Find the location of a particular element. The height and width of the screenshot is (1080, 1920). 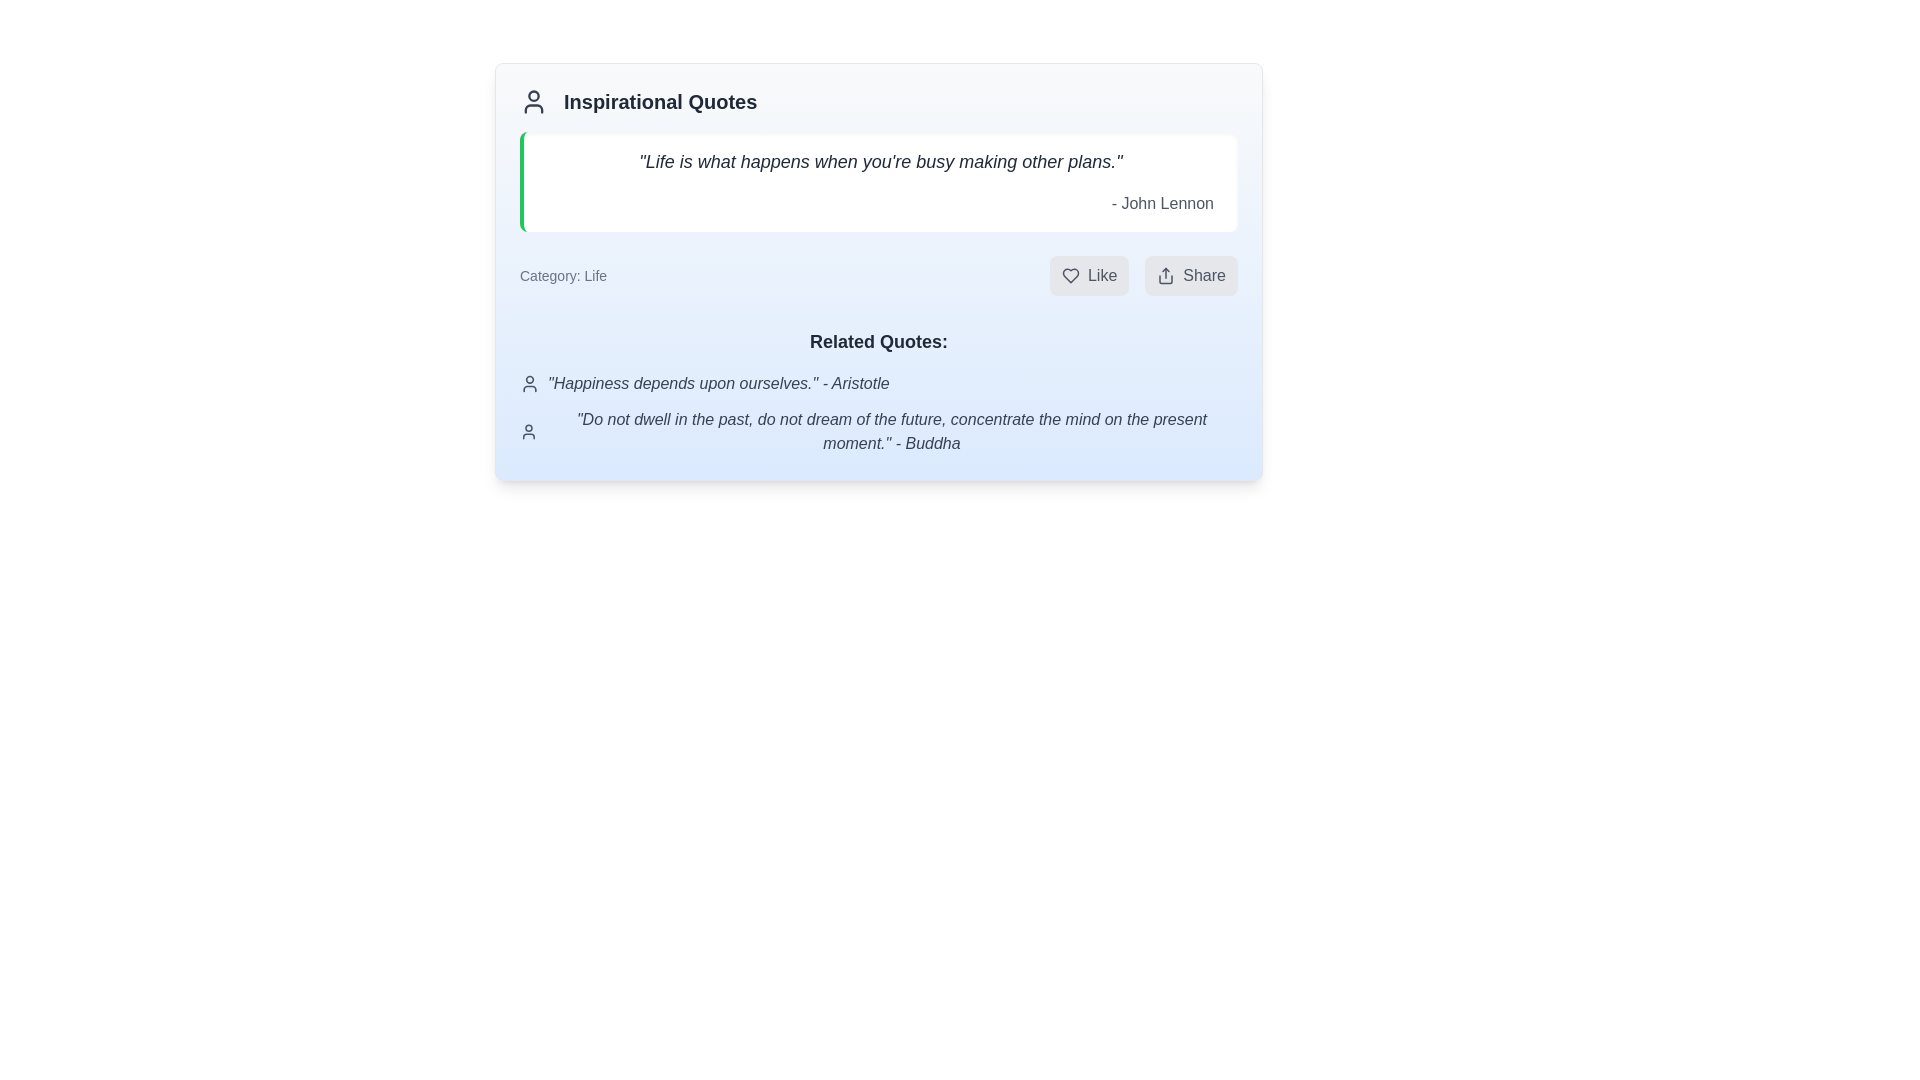

the text label header displaying 'Related Quotes:' which is styled in bold and dark font, positioned at the top of the related quotes section is located at coordinates (878, 341).